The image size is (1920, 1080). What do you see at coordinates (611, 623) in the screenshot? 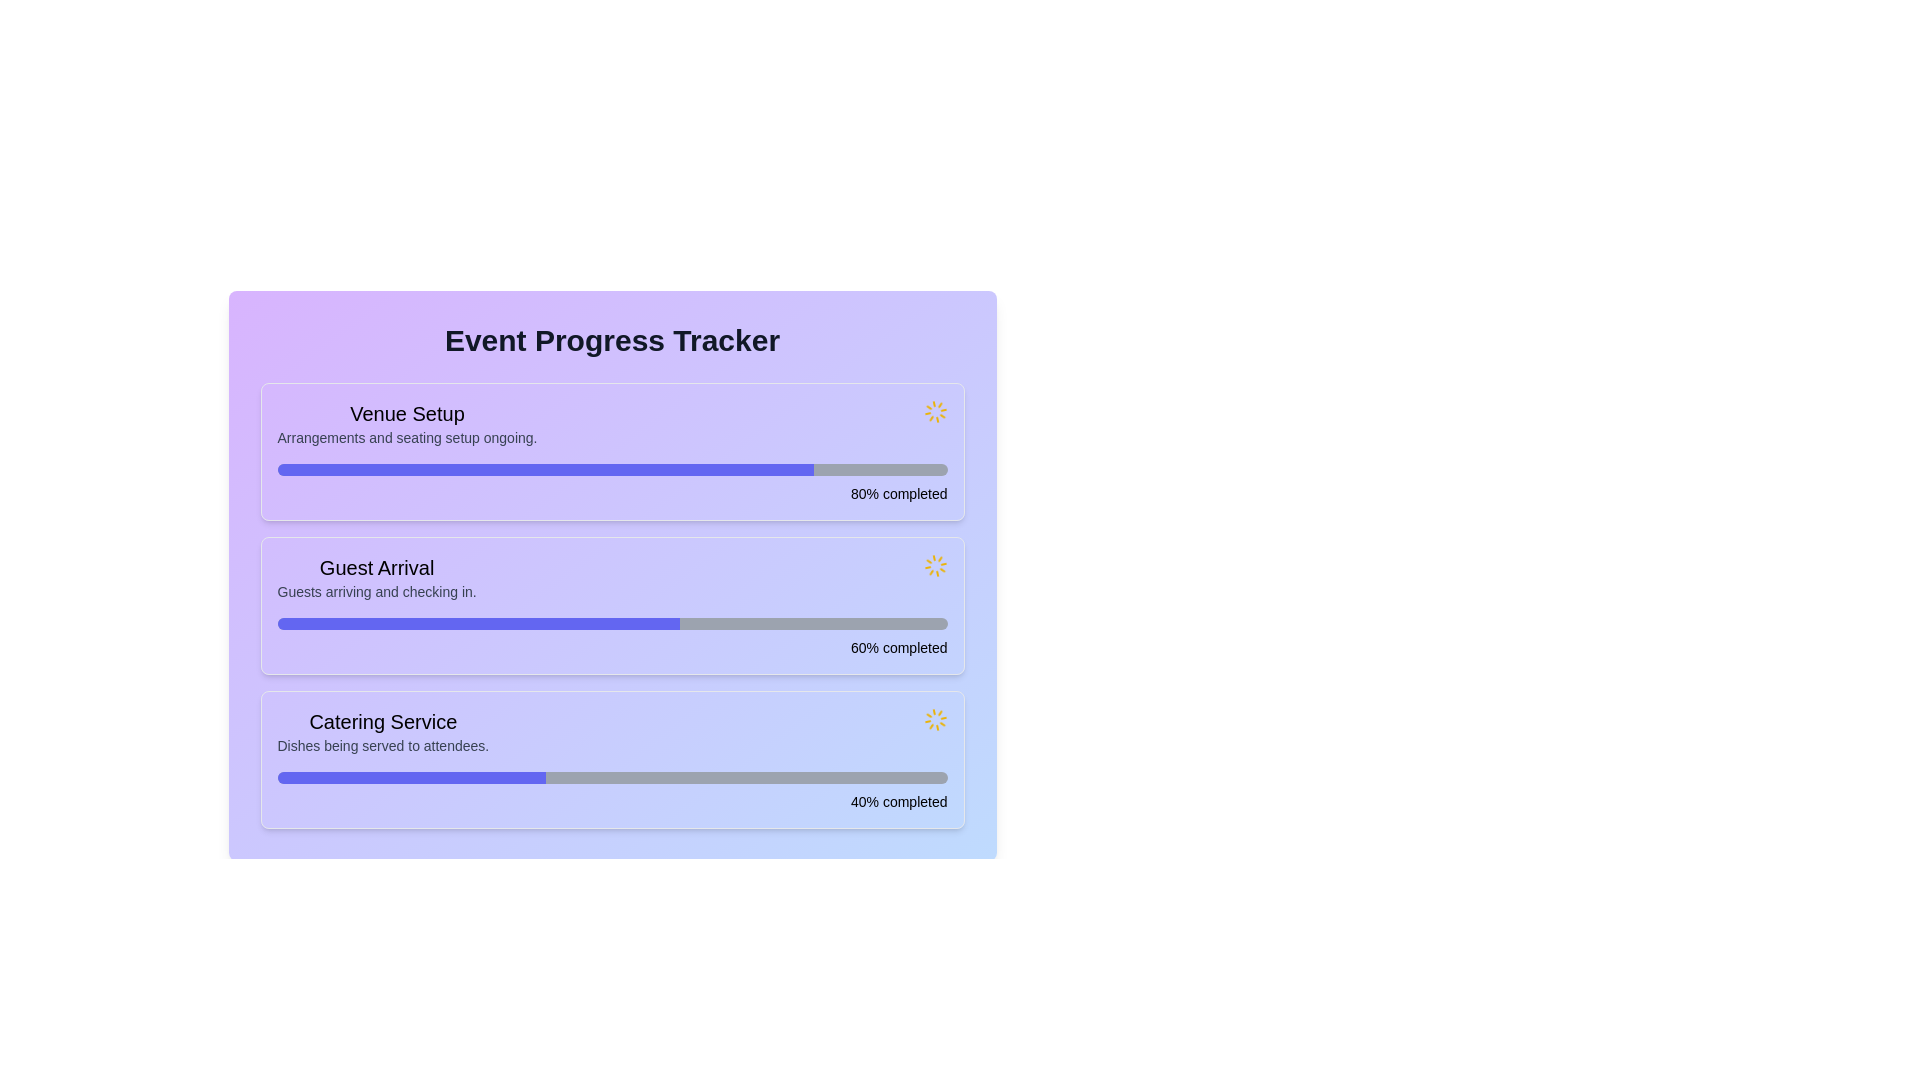
I see `the horizontal progress bar located in the 'Guest Arrival' section of the 'Event Progress Tracker', which shows 60% completion` at bounding box center [611, 623].